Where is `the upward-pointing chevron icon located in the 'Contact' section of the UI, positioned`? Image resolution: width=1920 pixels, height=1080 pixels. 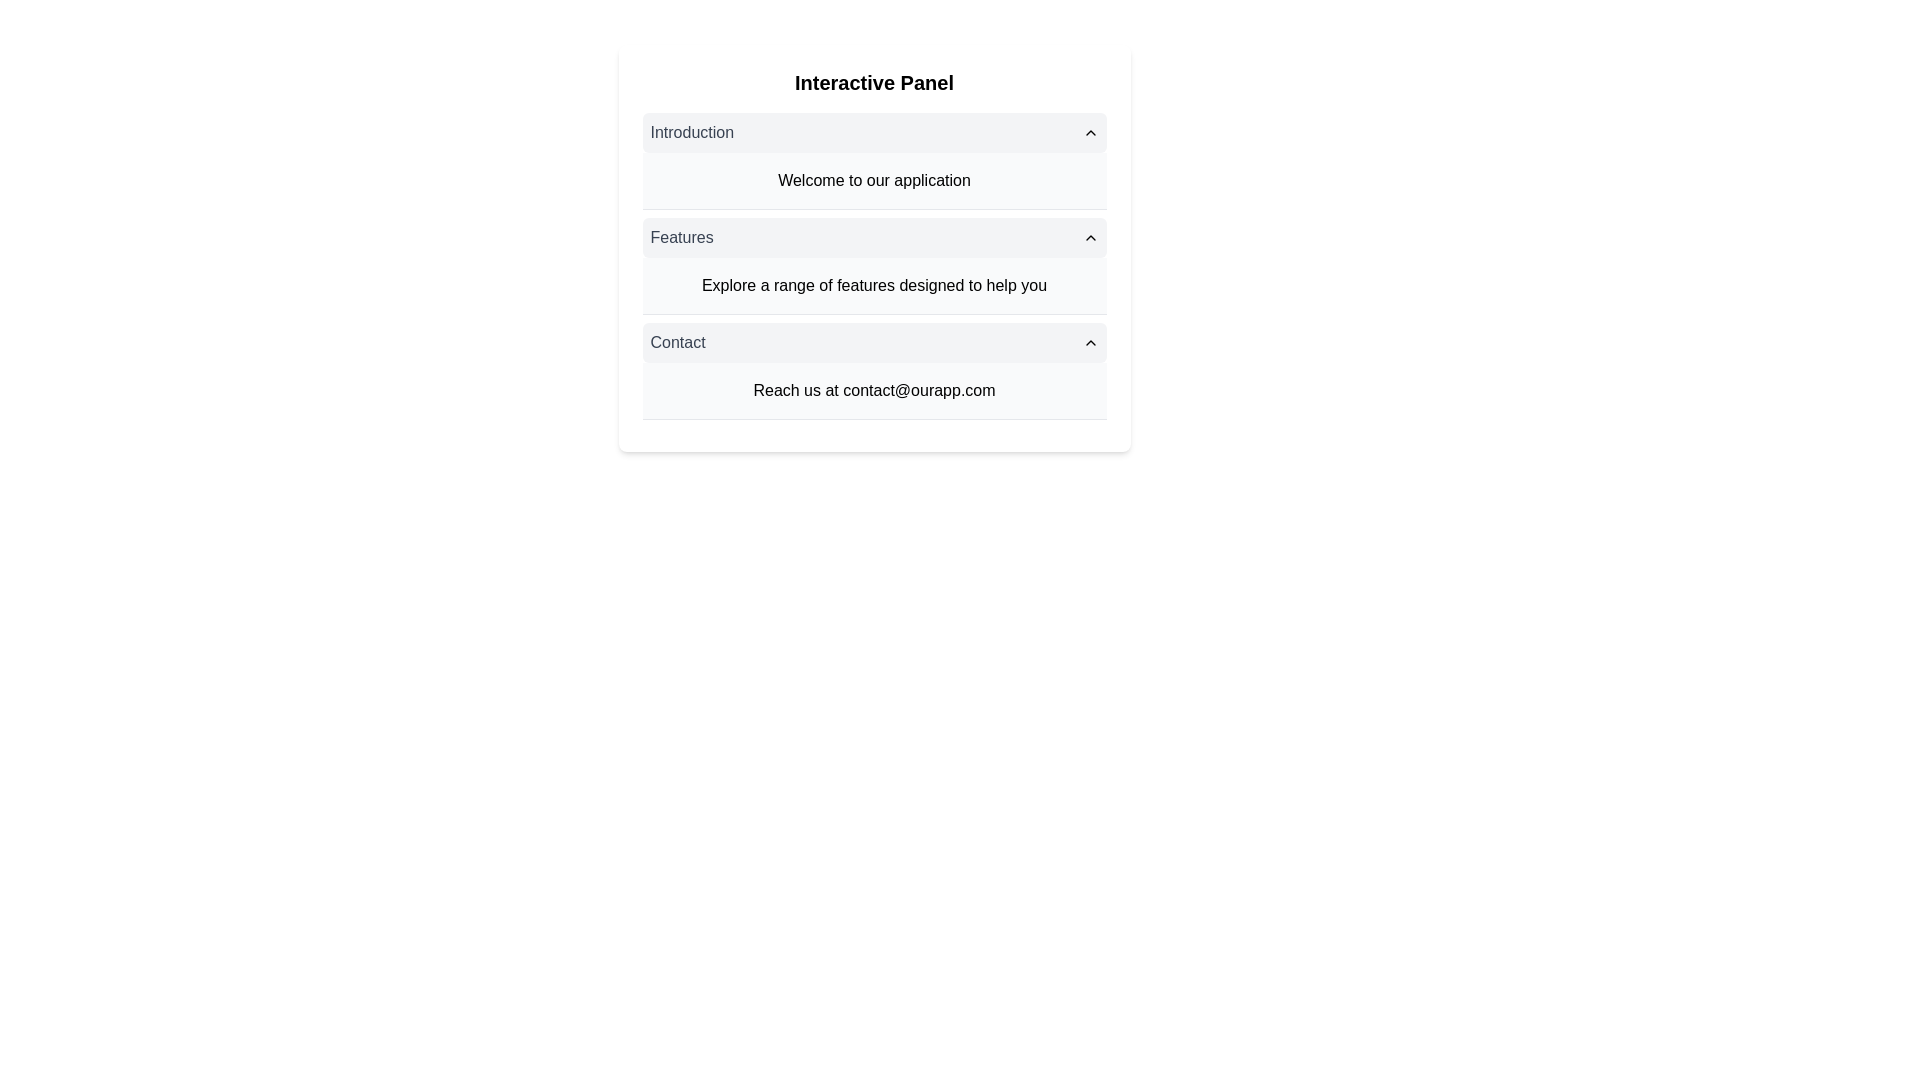
the upward-pointing chevron icon located in the 'Contact' section of the UI, positioned is located at coordinates (1089, 342).